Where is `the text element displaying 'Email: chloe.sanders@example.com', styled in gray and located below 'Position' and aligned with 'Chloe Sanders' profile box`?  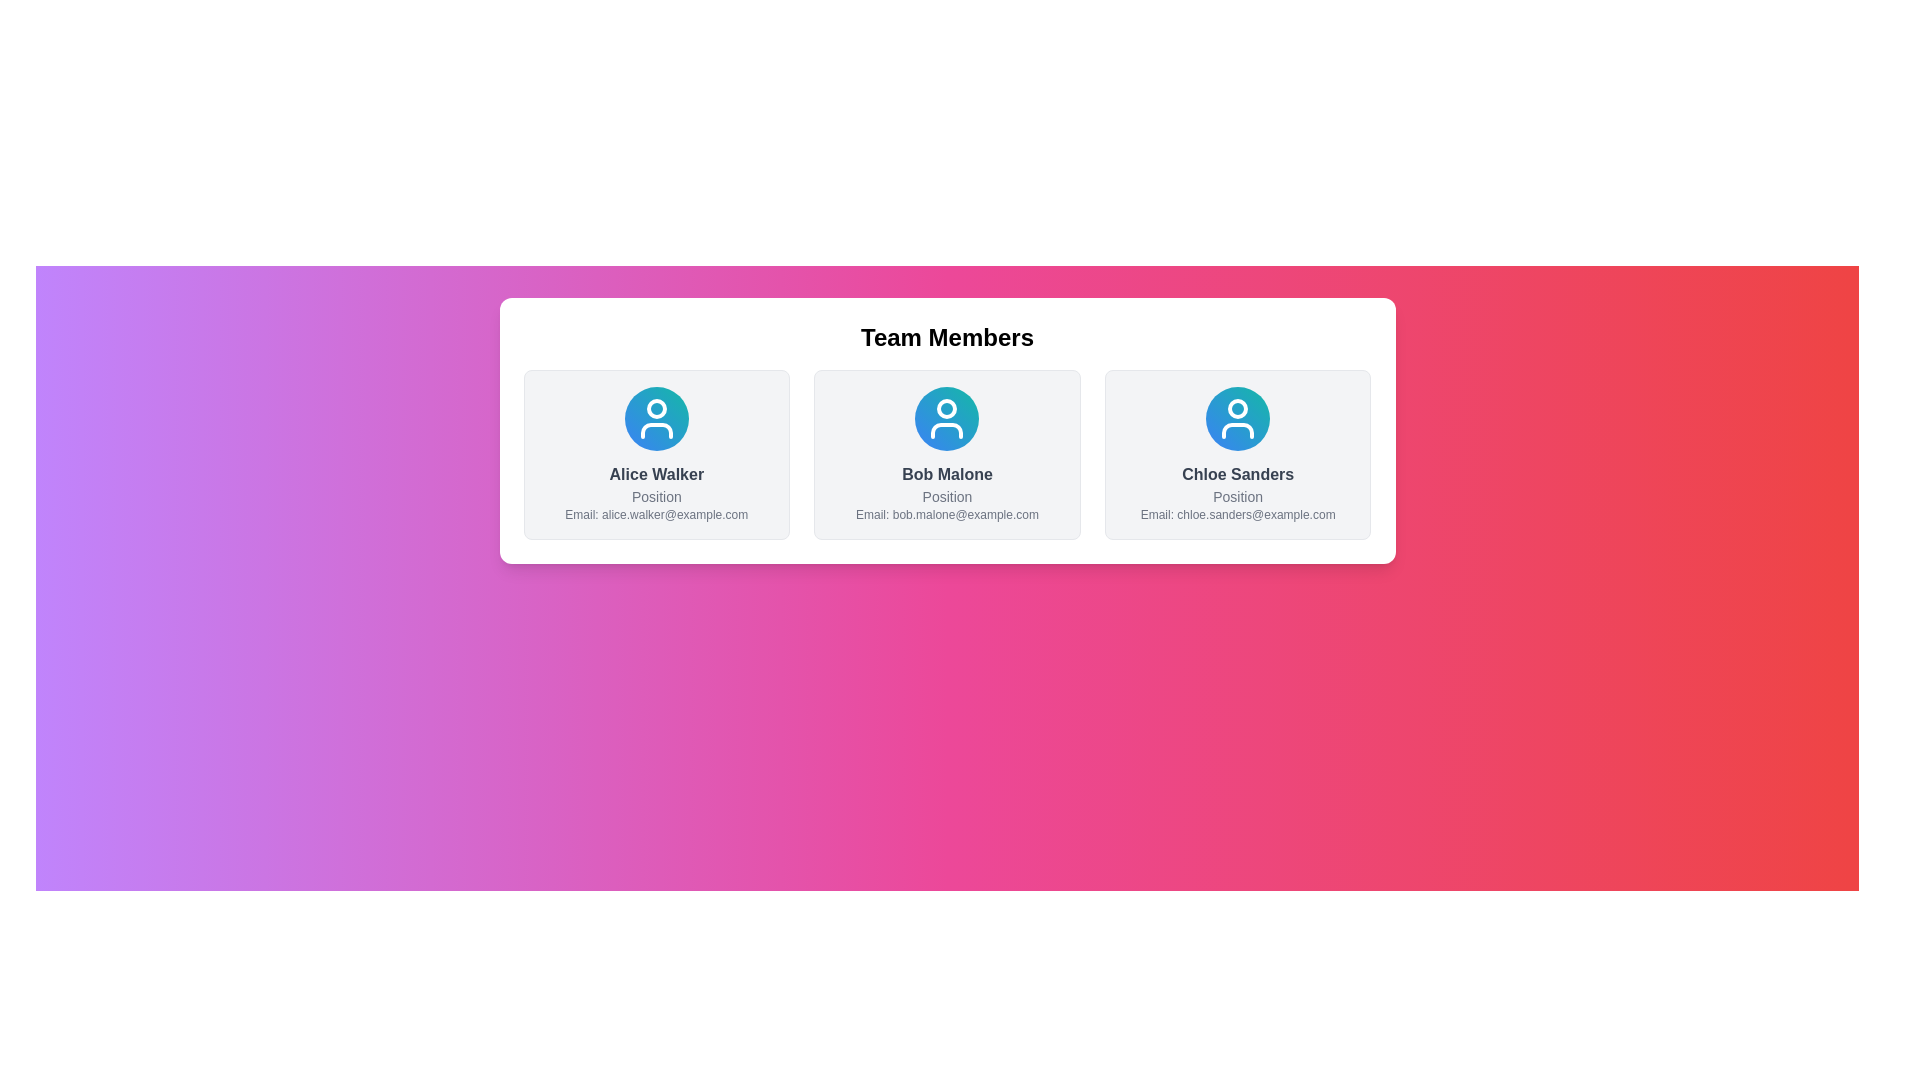 the text element displaying 'Email: chloe.sanders@example.com', styled in gray and located below 'Position' and aligned with 'Chloe Sanders' profile box is located at coordinates (1237, 514).